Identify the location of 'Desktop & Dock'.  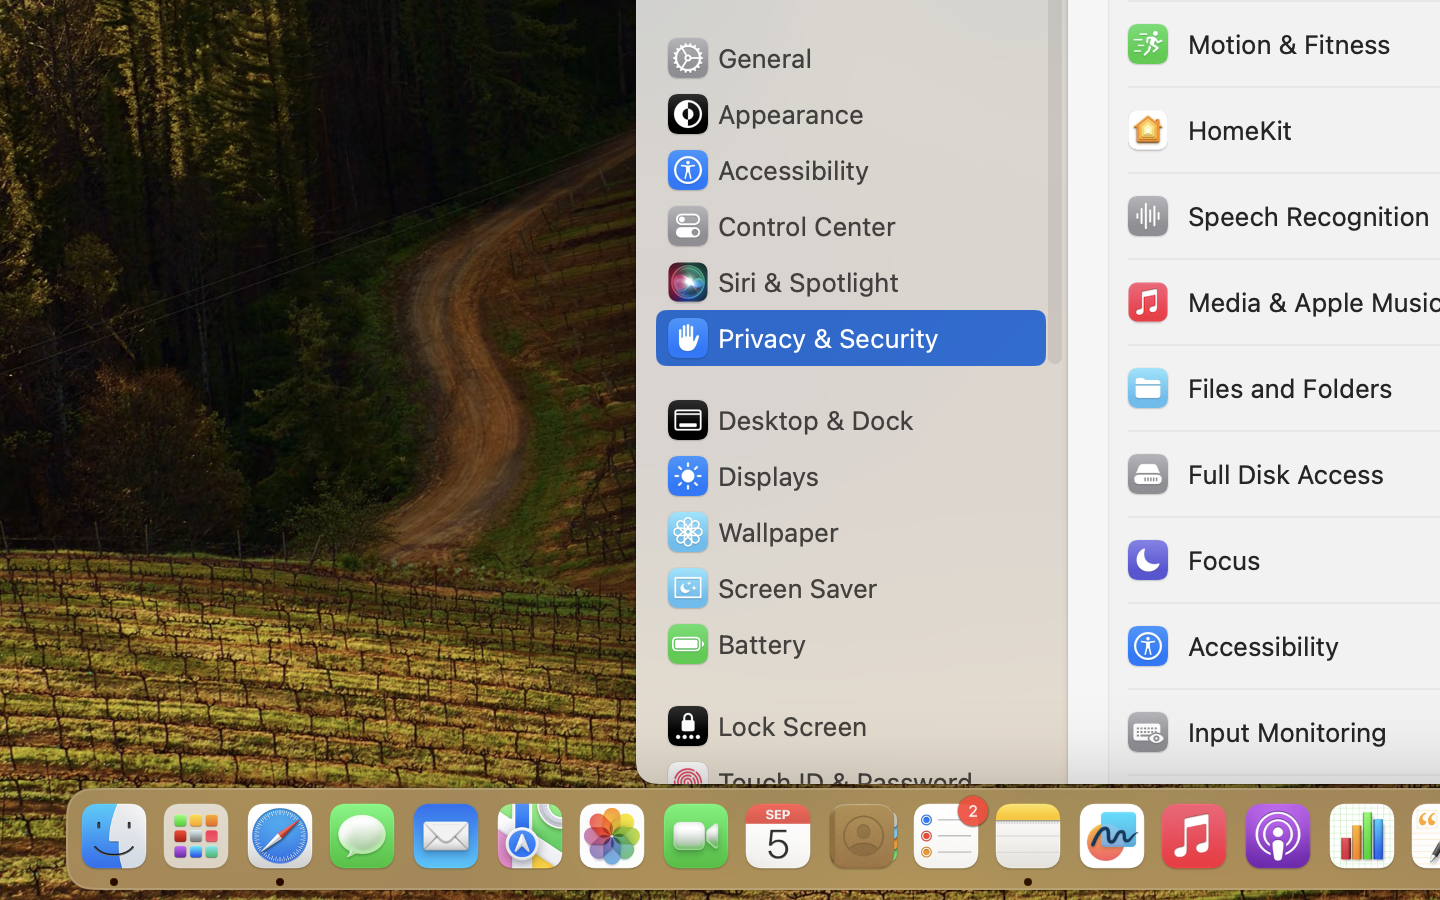
(788, 420).